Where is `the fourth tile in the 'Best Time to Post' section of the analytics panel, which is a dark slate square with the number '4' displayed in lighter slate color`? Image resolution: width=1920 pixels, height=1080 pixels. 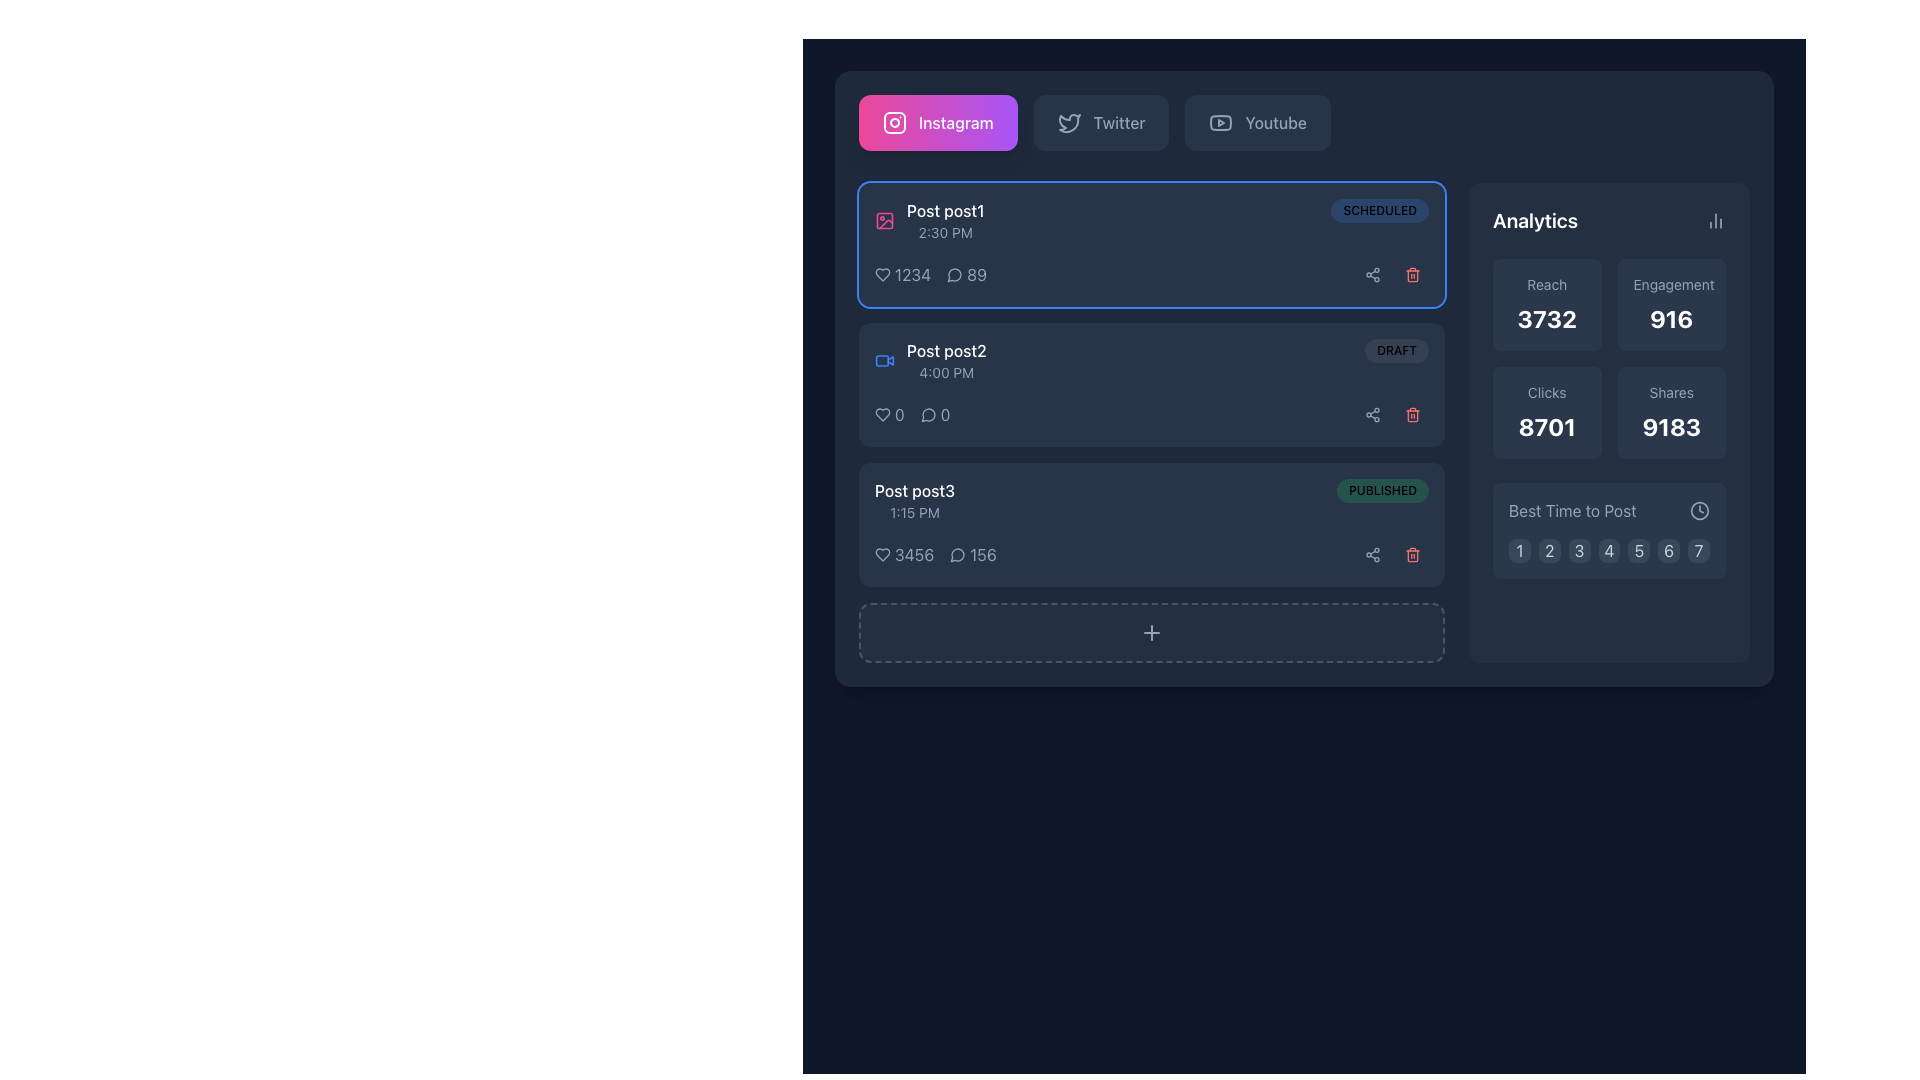
the fourth tile in the 'Best Time to Post' section of the analytics panel, which is a dark slate square with the number '4' displayed in lighter slate color is located at coordinates (1609, 551).